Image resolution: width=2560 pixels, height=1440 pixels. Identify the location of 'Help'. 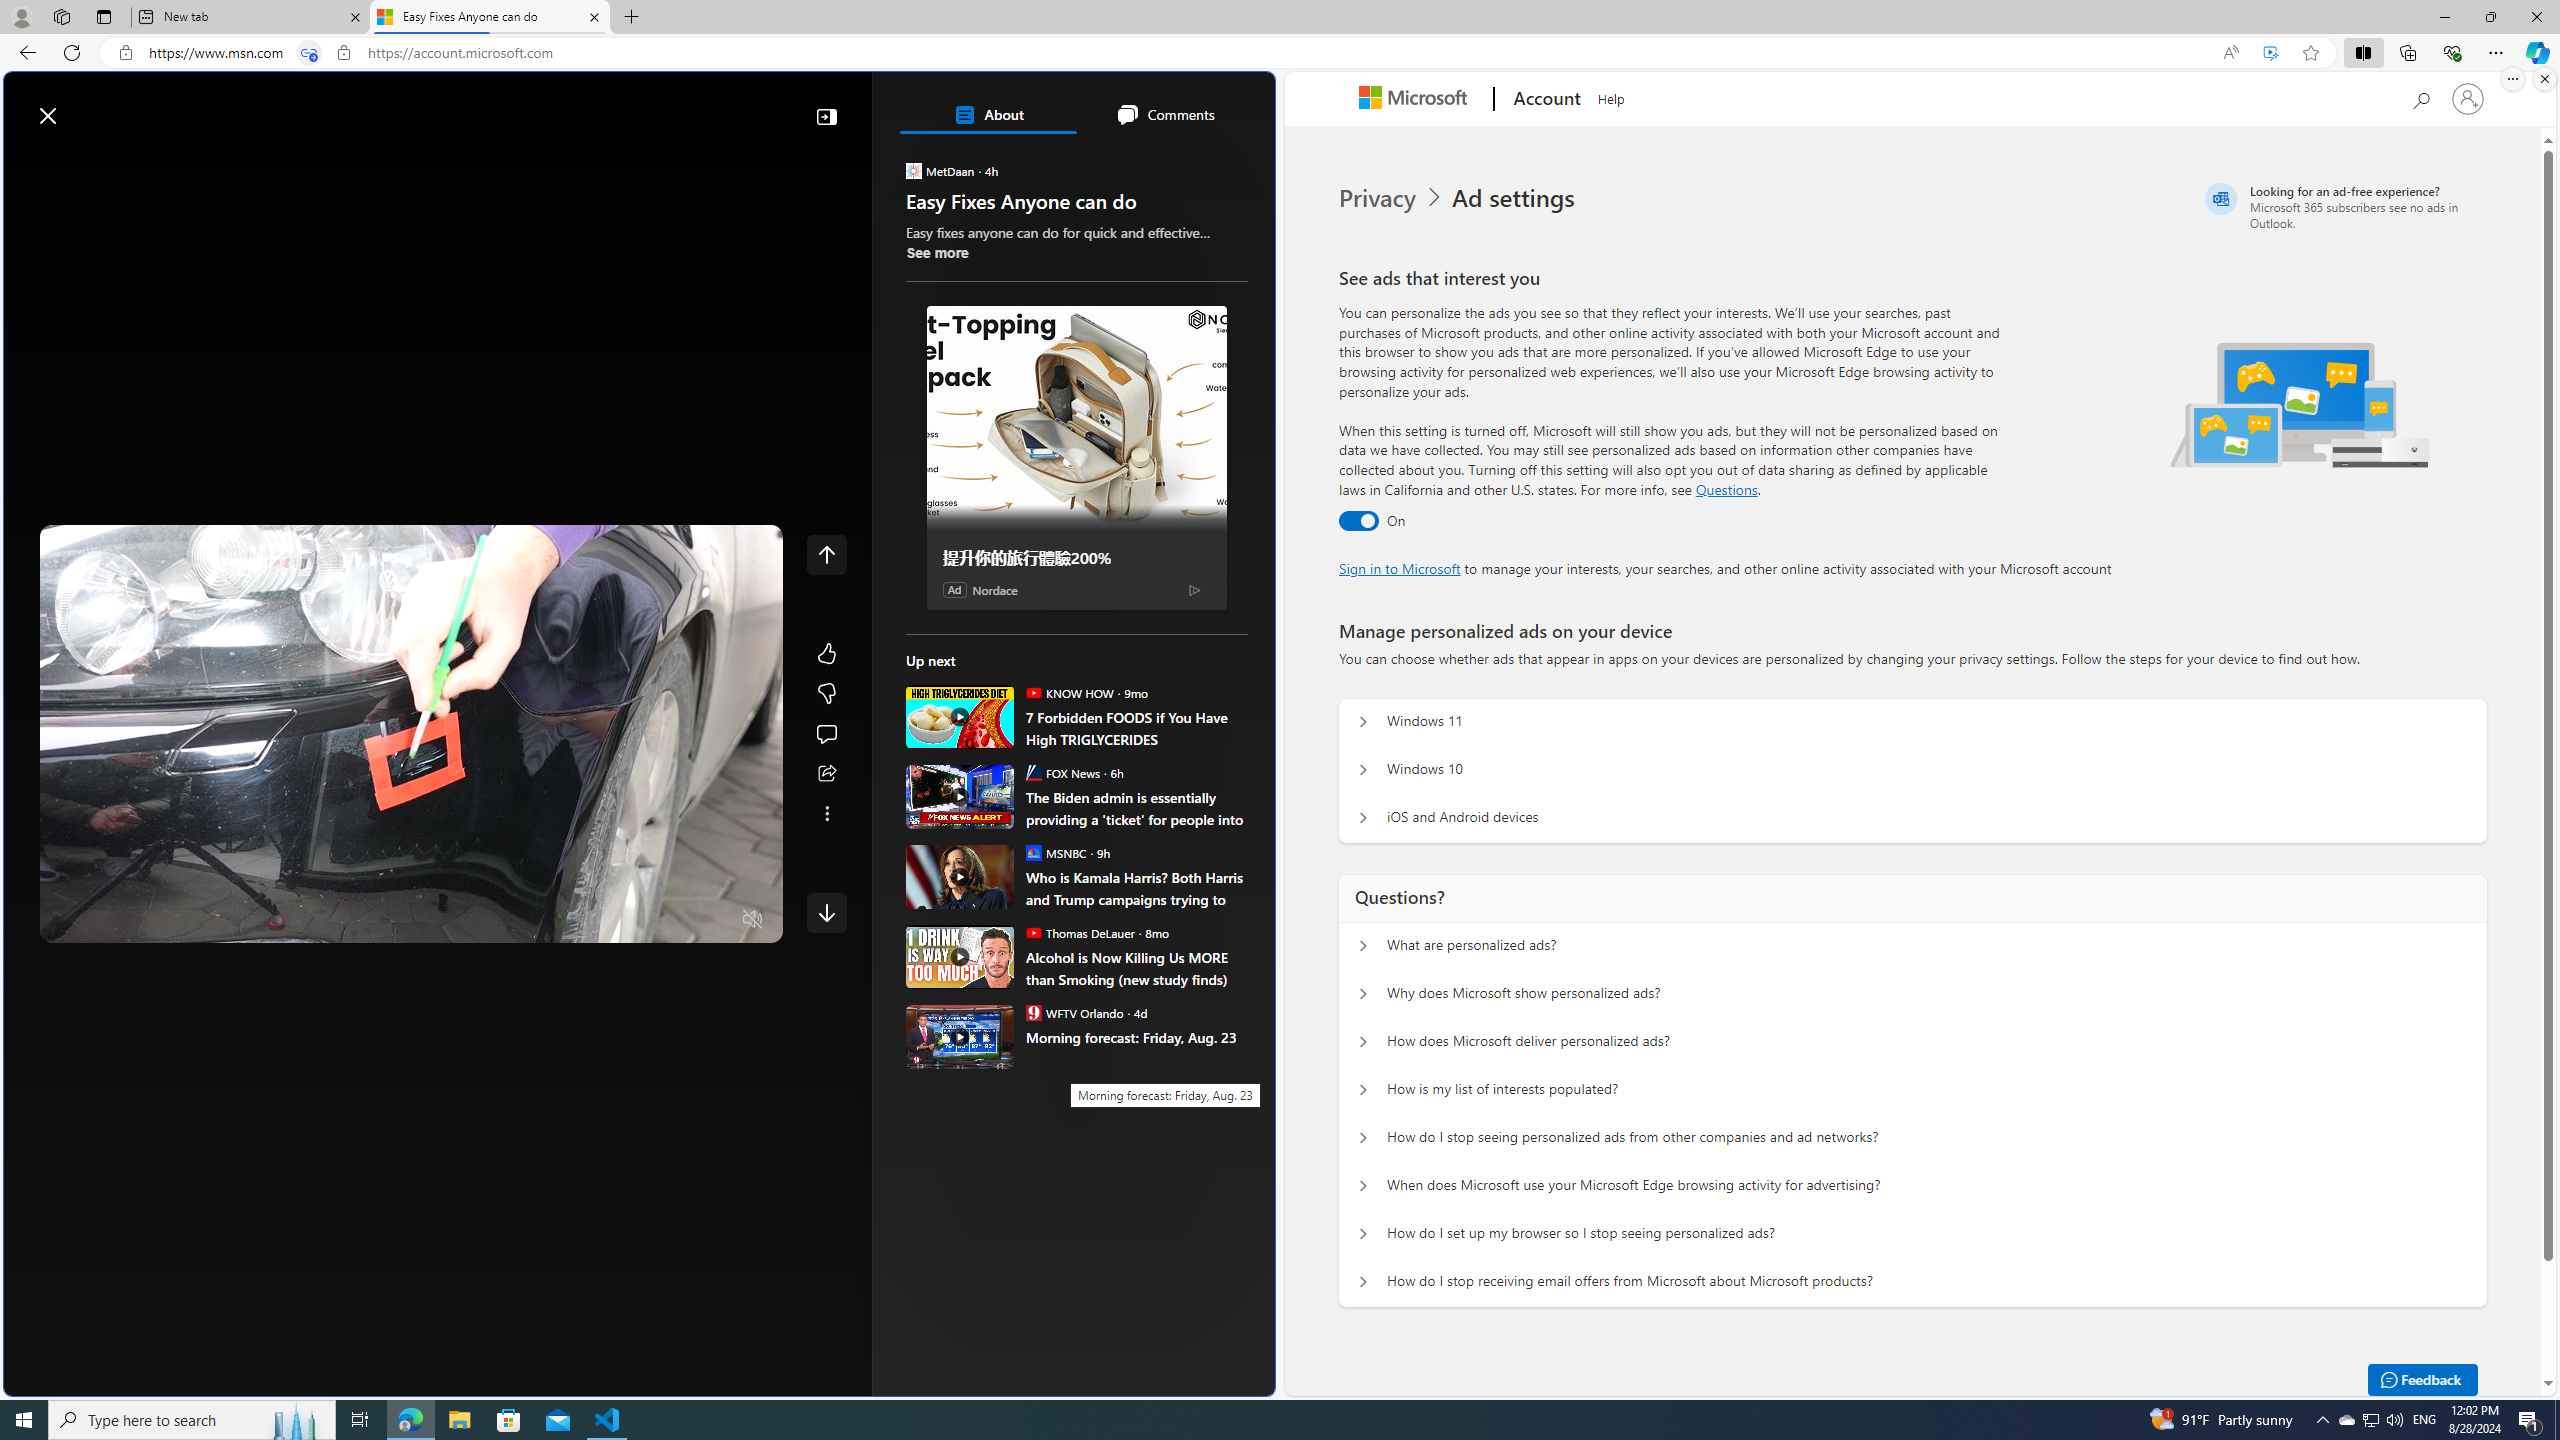
(1610, 96).